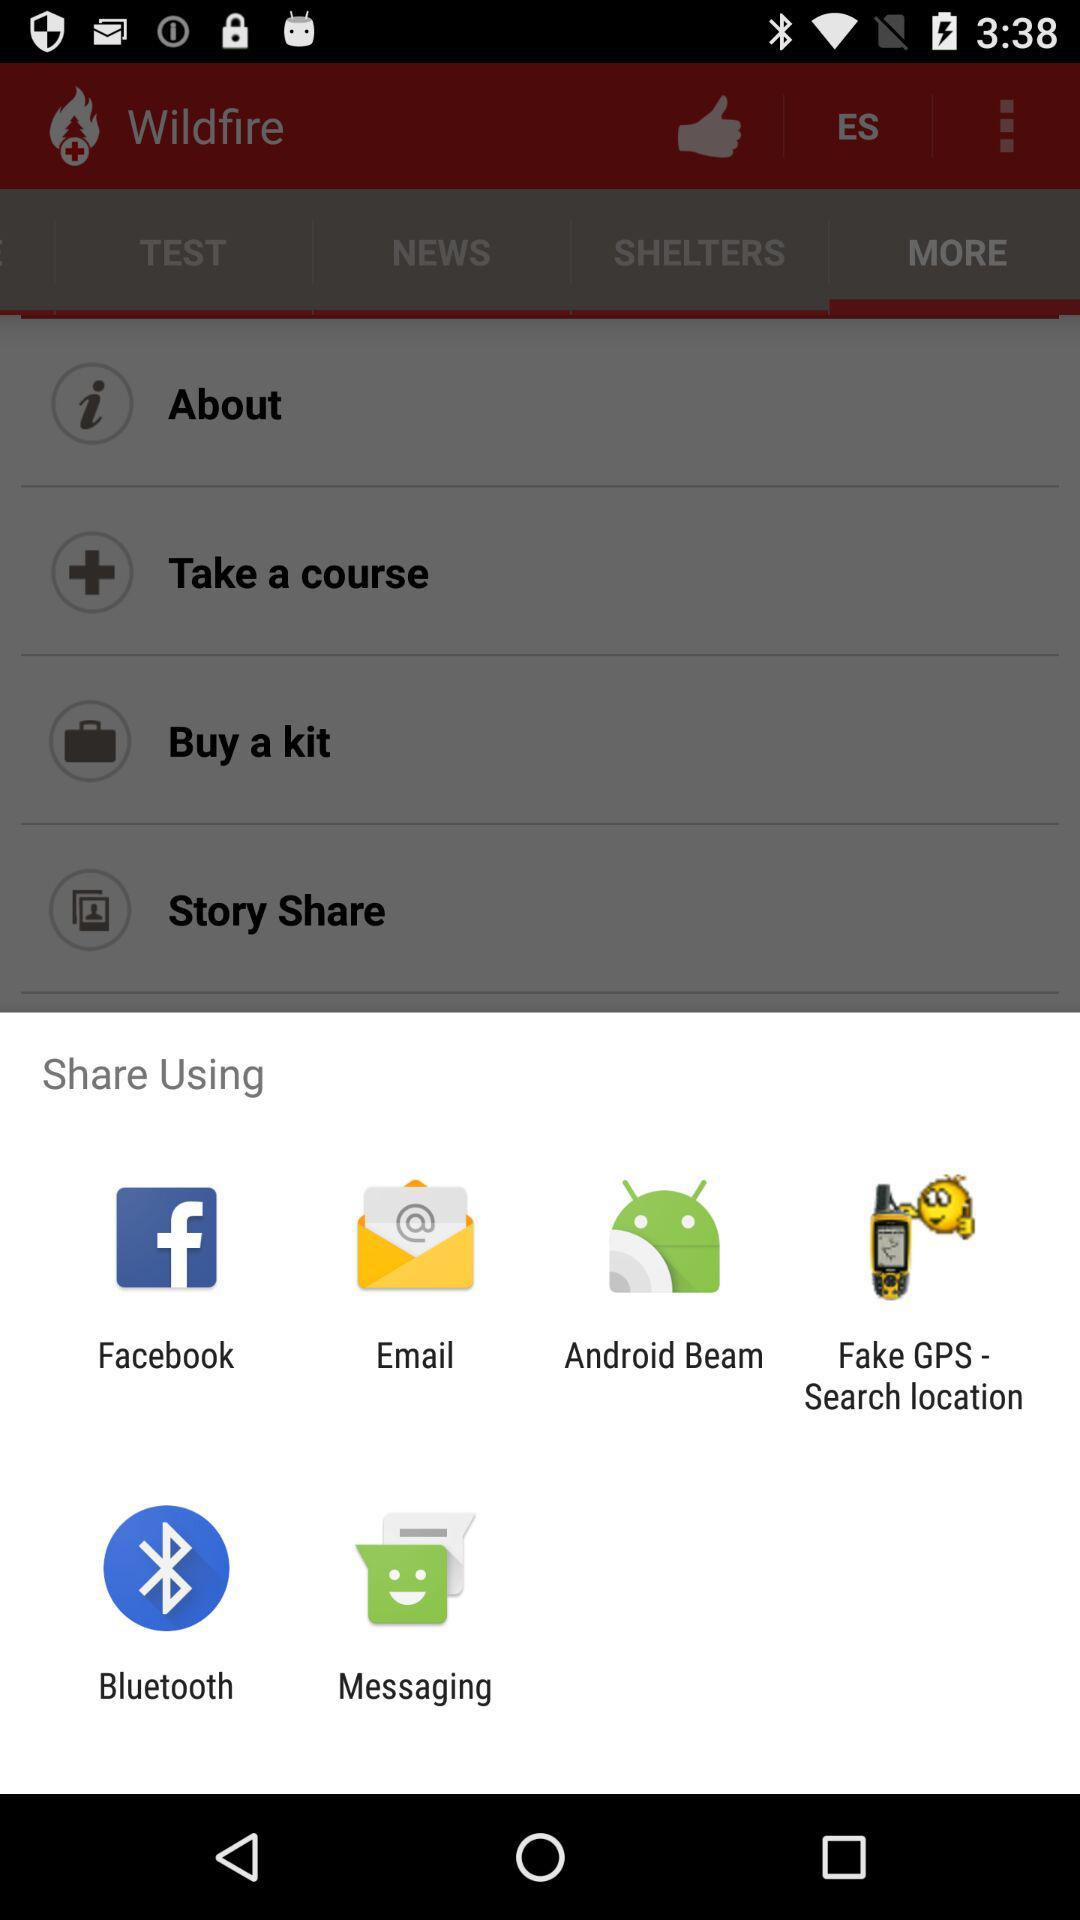  What do you see at coordinates (664, 1374) in the screenshot?
I see `item next to fake gps search icon` at bounding box center [664, 1374].